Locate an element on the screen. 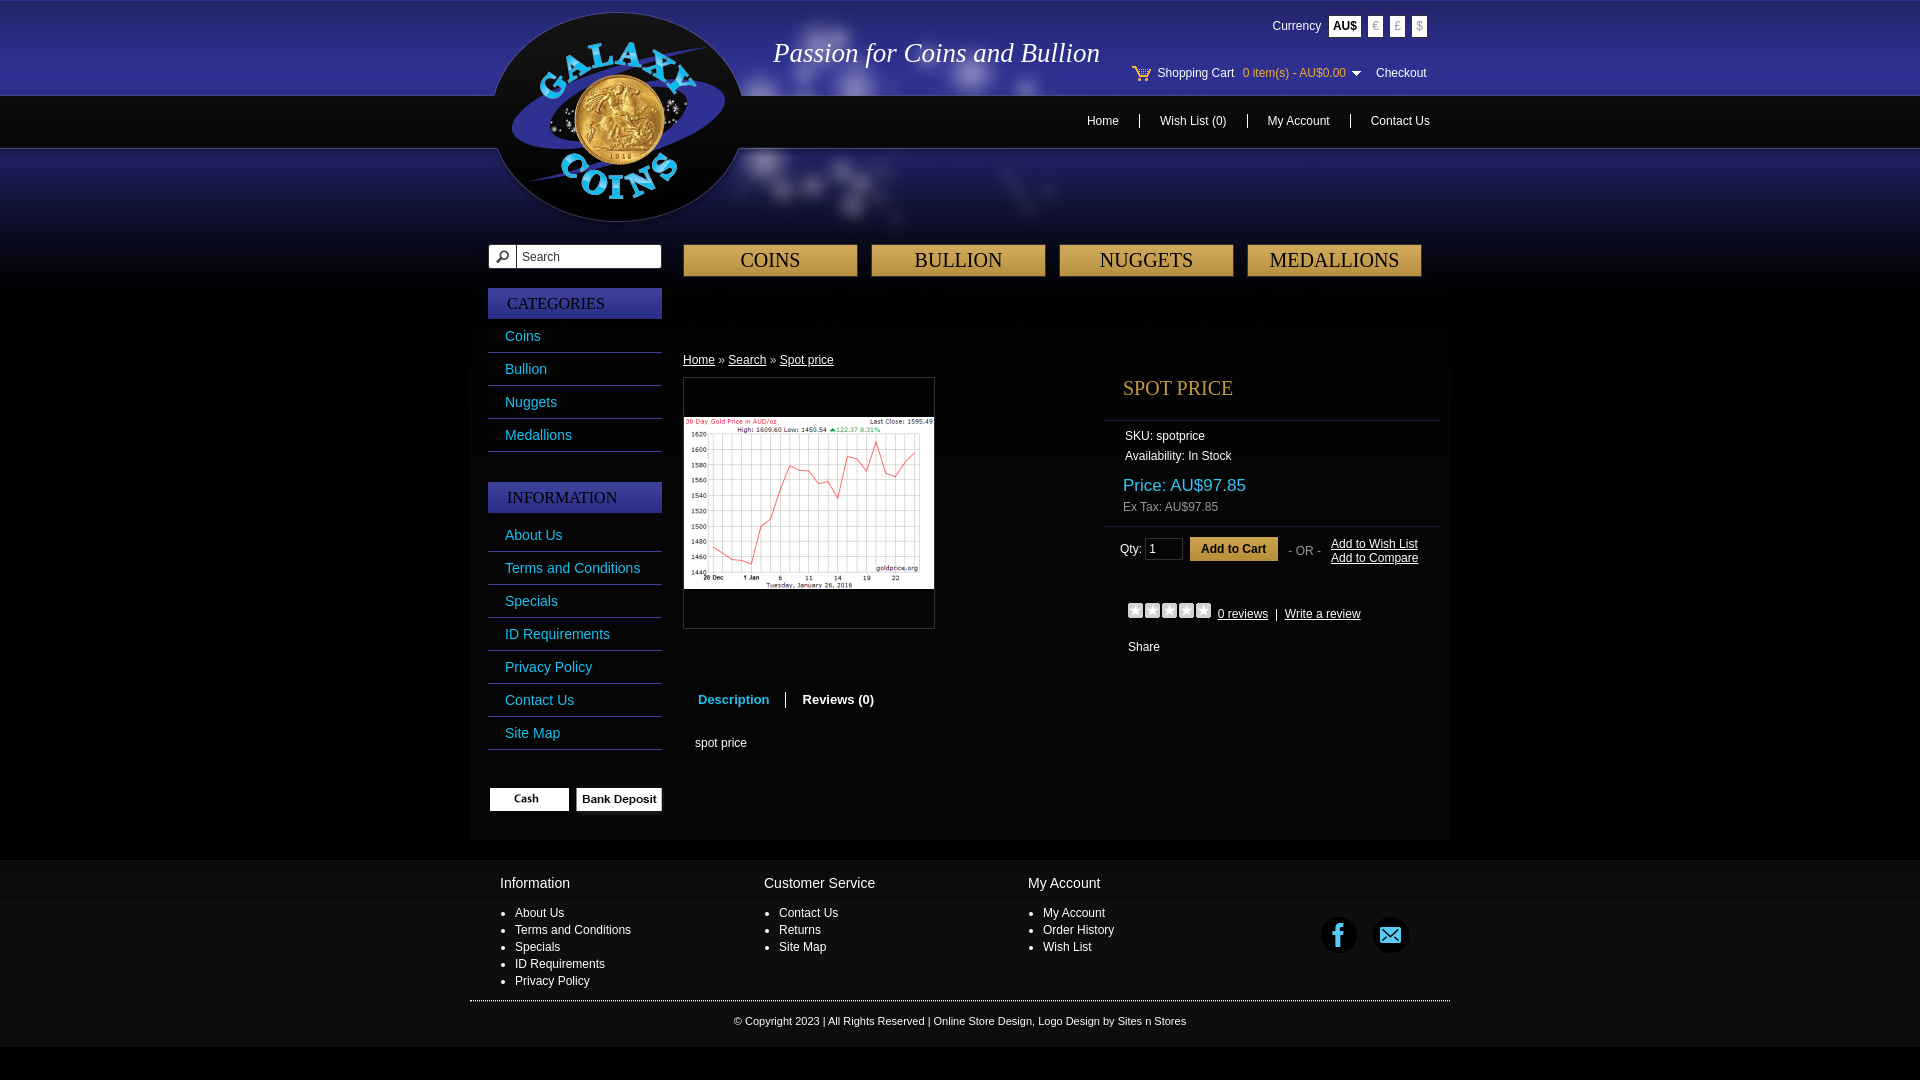  'Add to Compare' is located at coordinates (1373, 558).